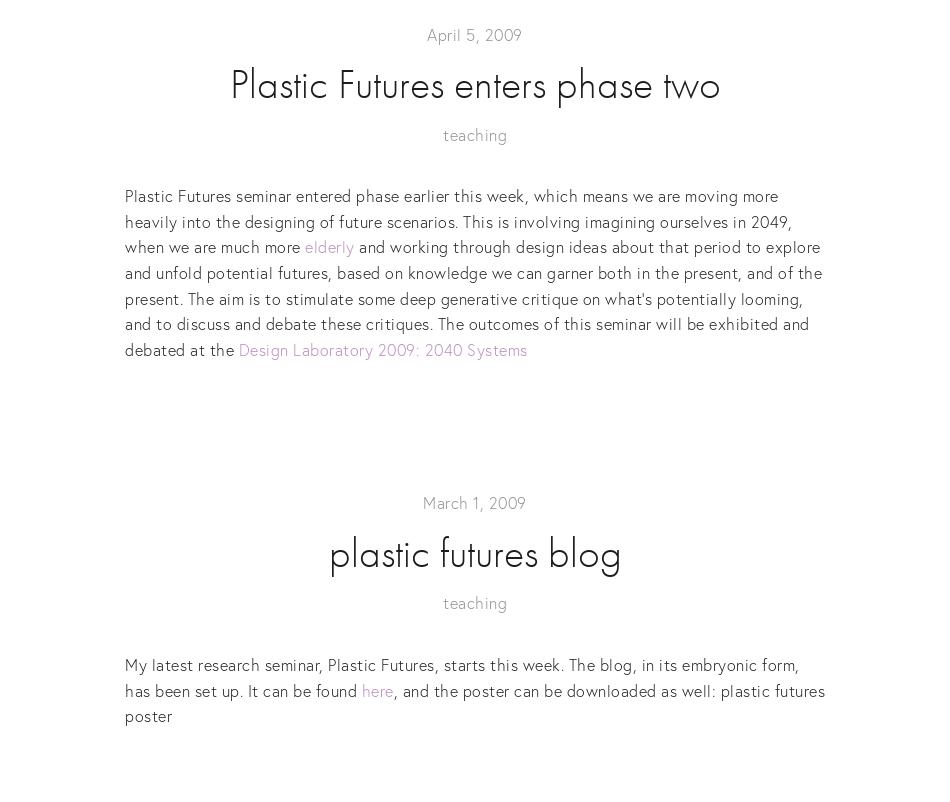 The image size is (950, 802). Describe the element at coordinates (360, 688) in the screenshot. I see `'here'` at that location.